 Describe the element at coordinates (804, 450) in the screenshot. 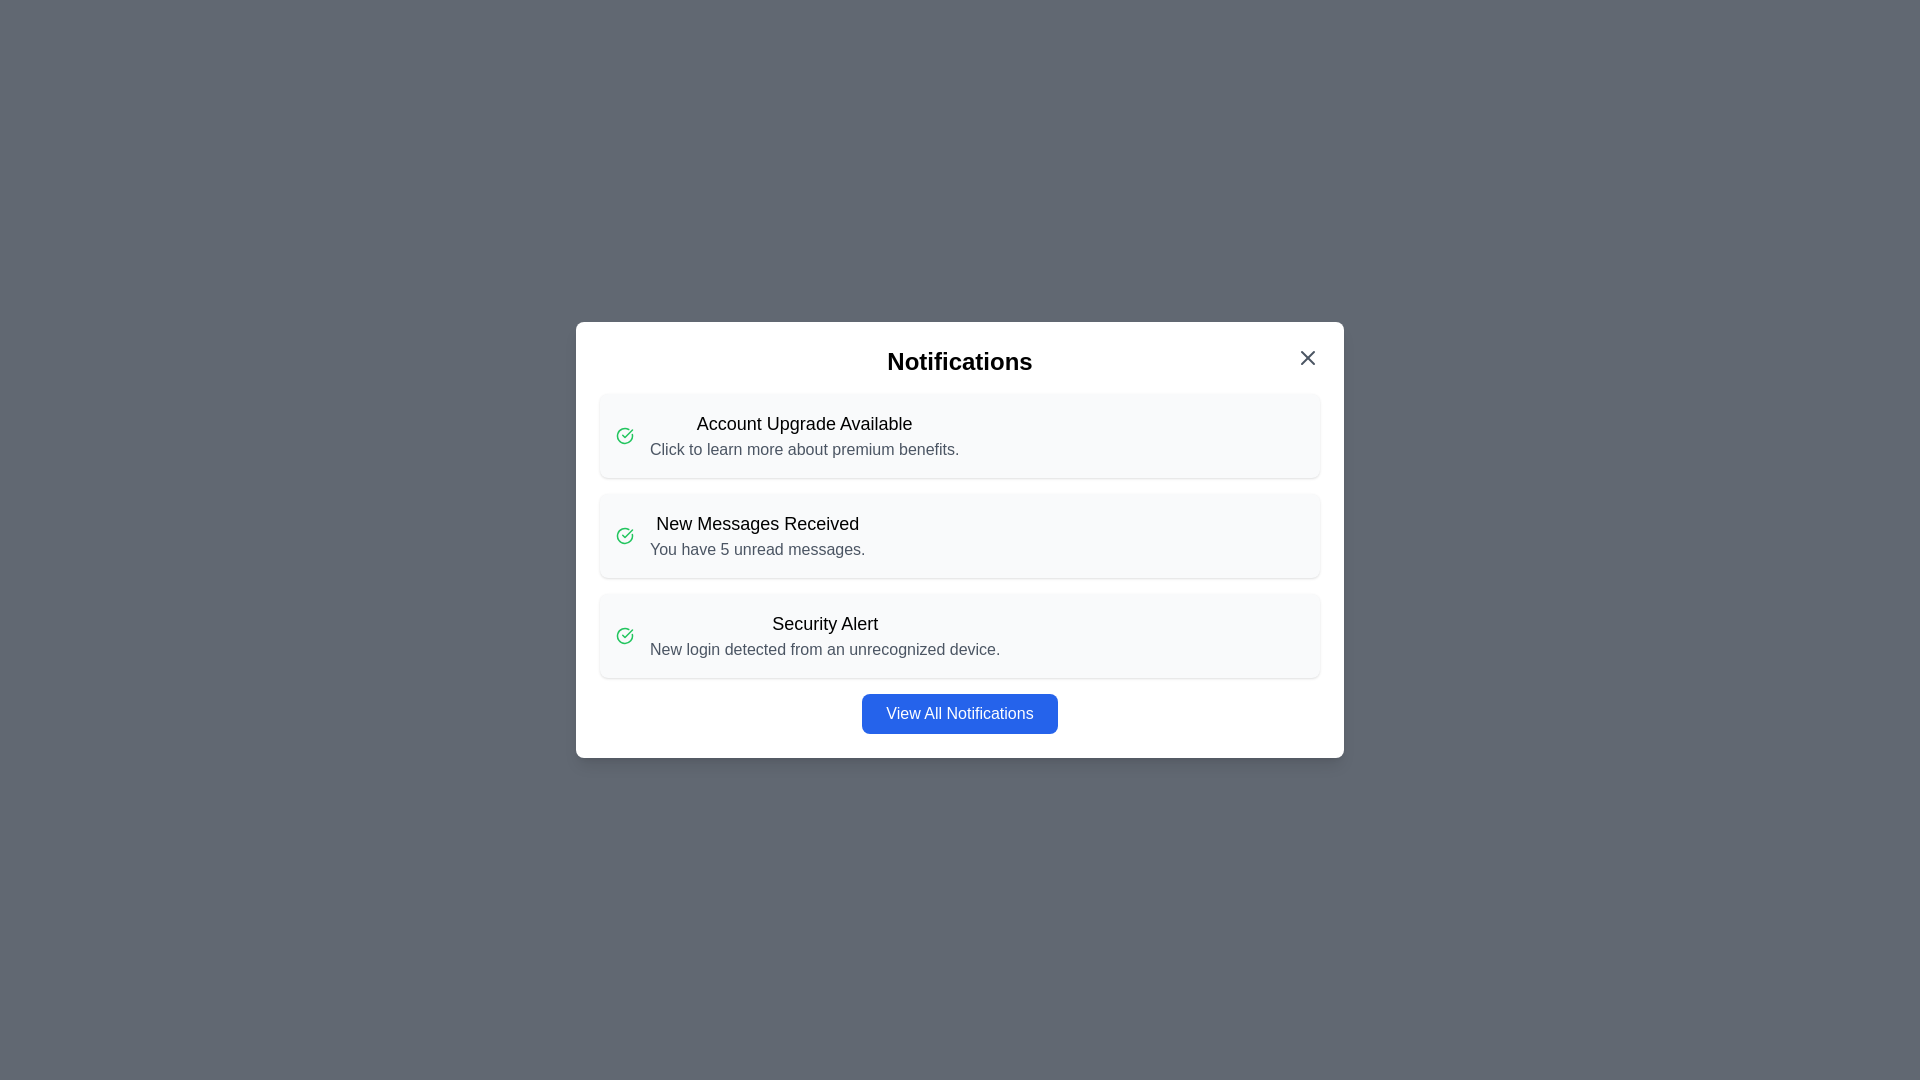

I see `the informational text label that reads 'Click to learn more about premium benefits.' which is located below the title 'Account Upgrade Available' in the notification section` at that location.